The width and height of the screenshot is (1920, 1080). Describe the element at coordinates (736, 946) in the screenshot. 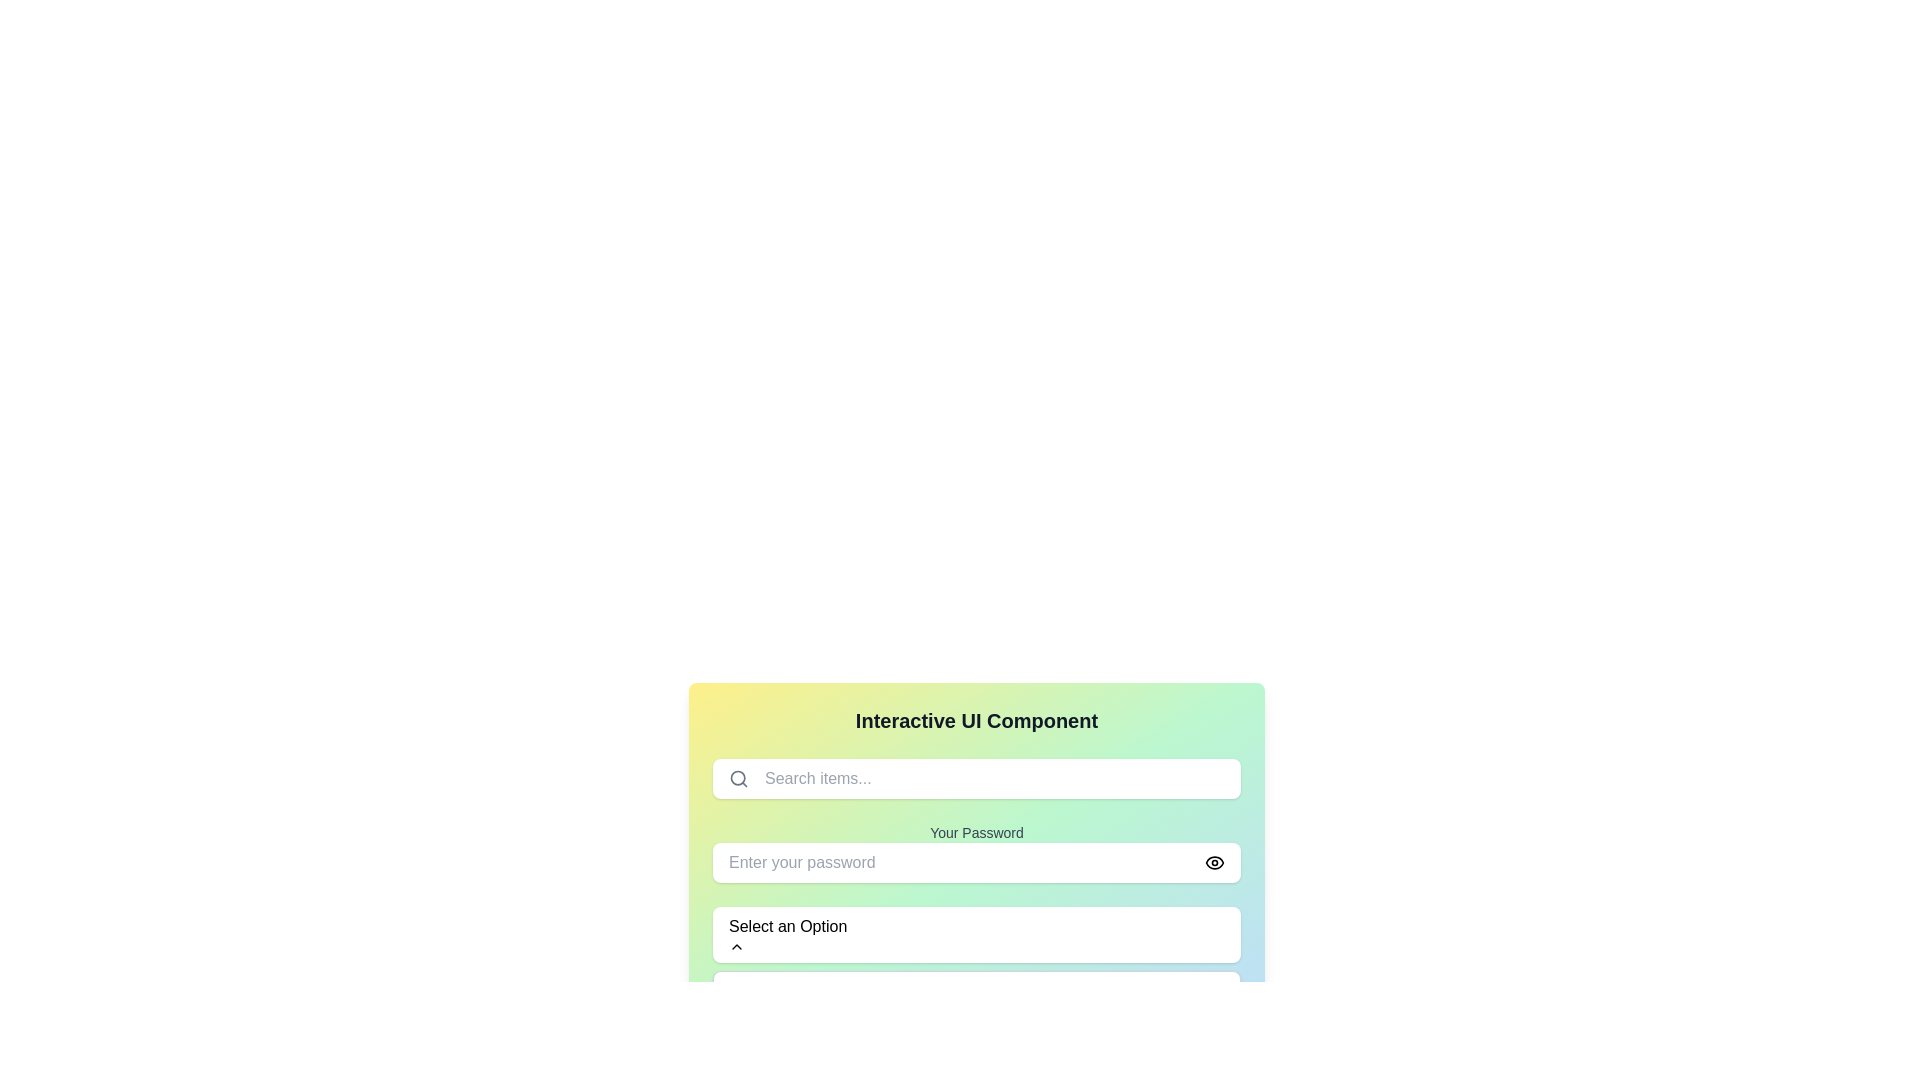

I see `the chevron icon on the right side of the 'Select an Option' button` at that location.